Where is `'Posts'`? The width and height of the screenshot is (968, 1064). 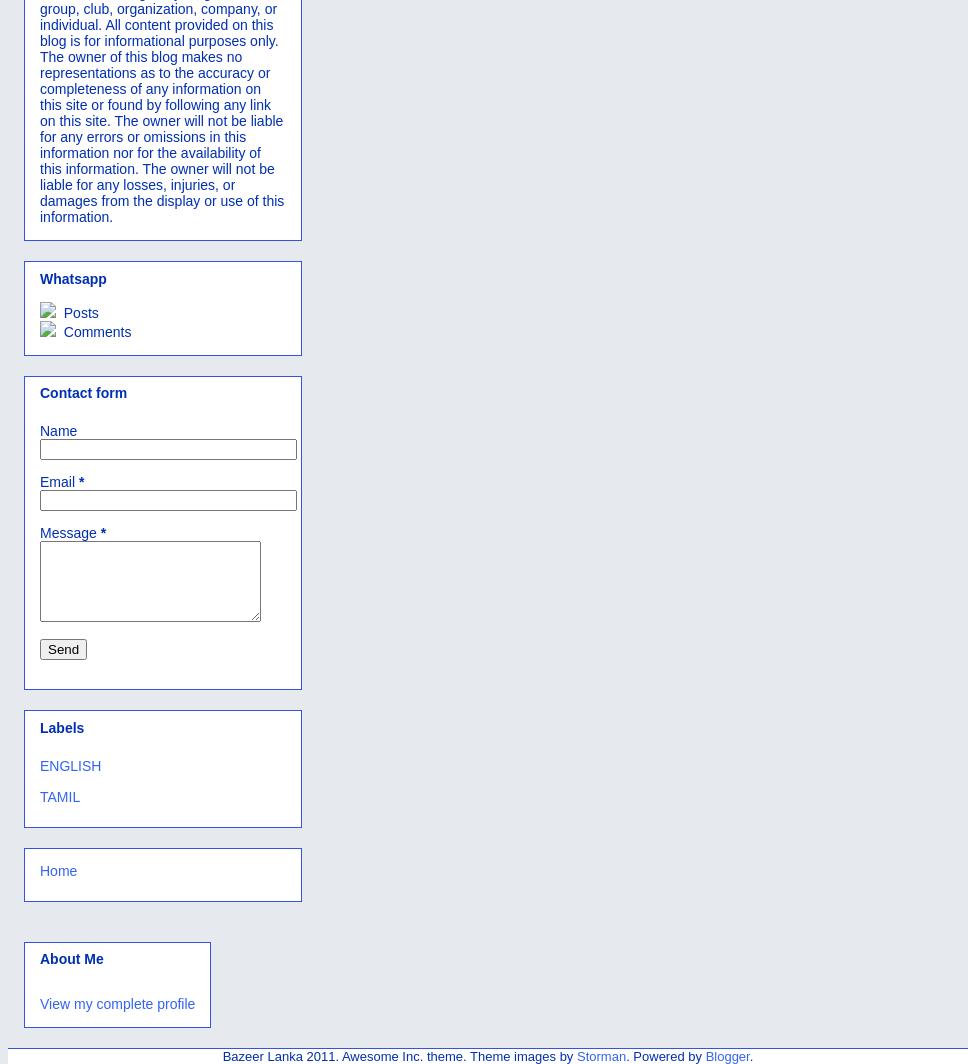
'Posts' is located at coordinates (77, 311).